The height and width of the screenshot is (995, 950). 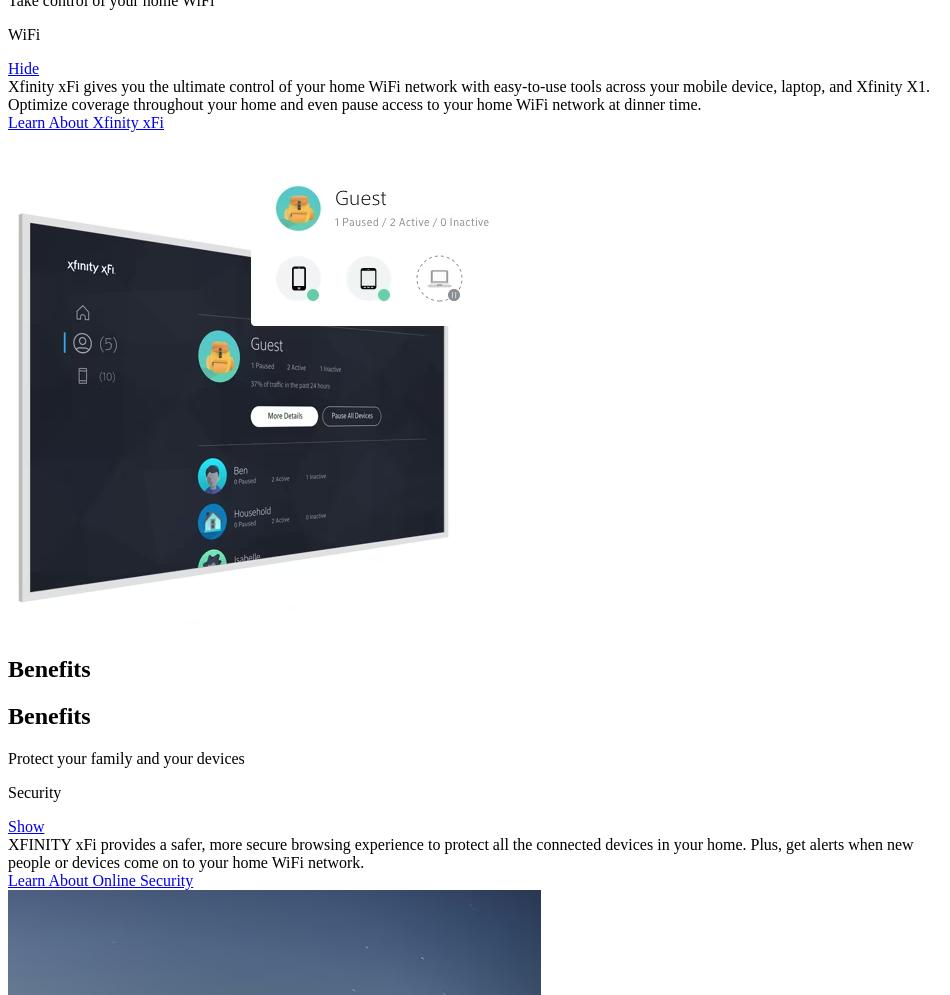 I want to click on 'Protect your family and your devices', so click(x=125, y=756).